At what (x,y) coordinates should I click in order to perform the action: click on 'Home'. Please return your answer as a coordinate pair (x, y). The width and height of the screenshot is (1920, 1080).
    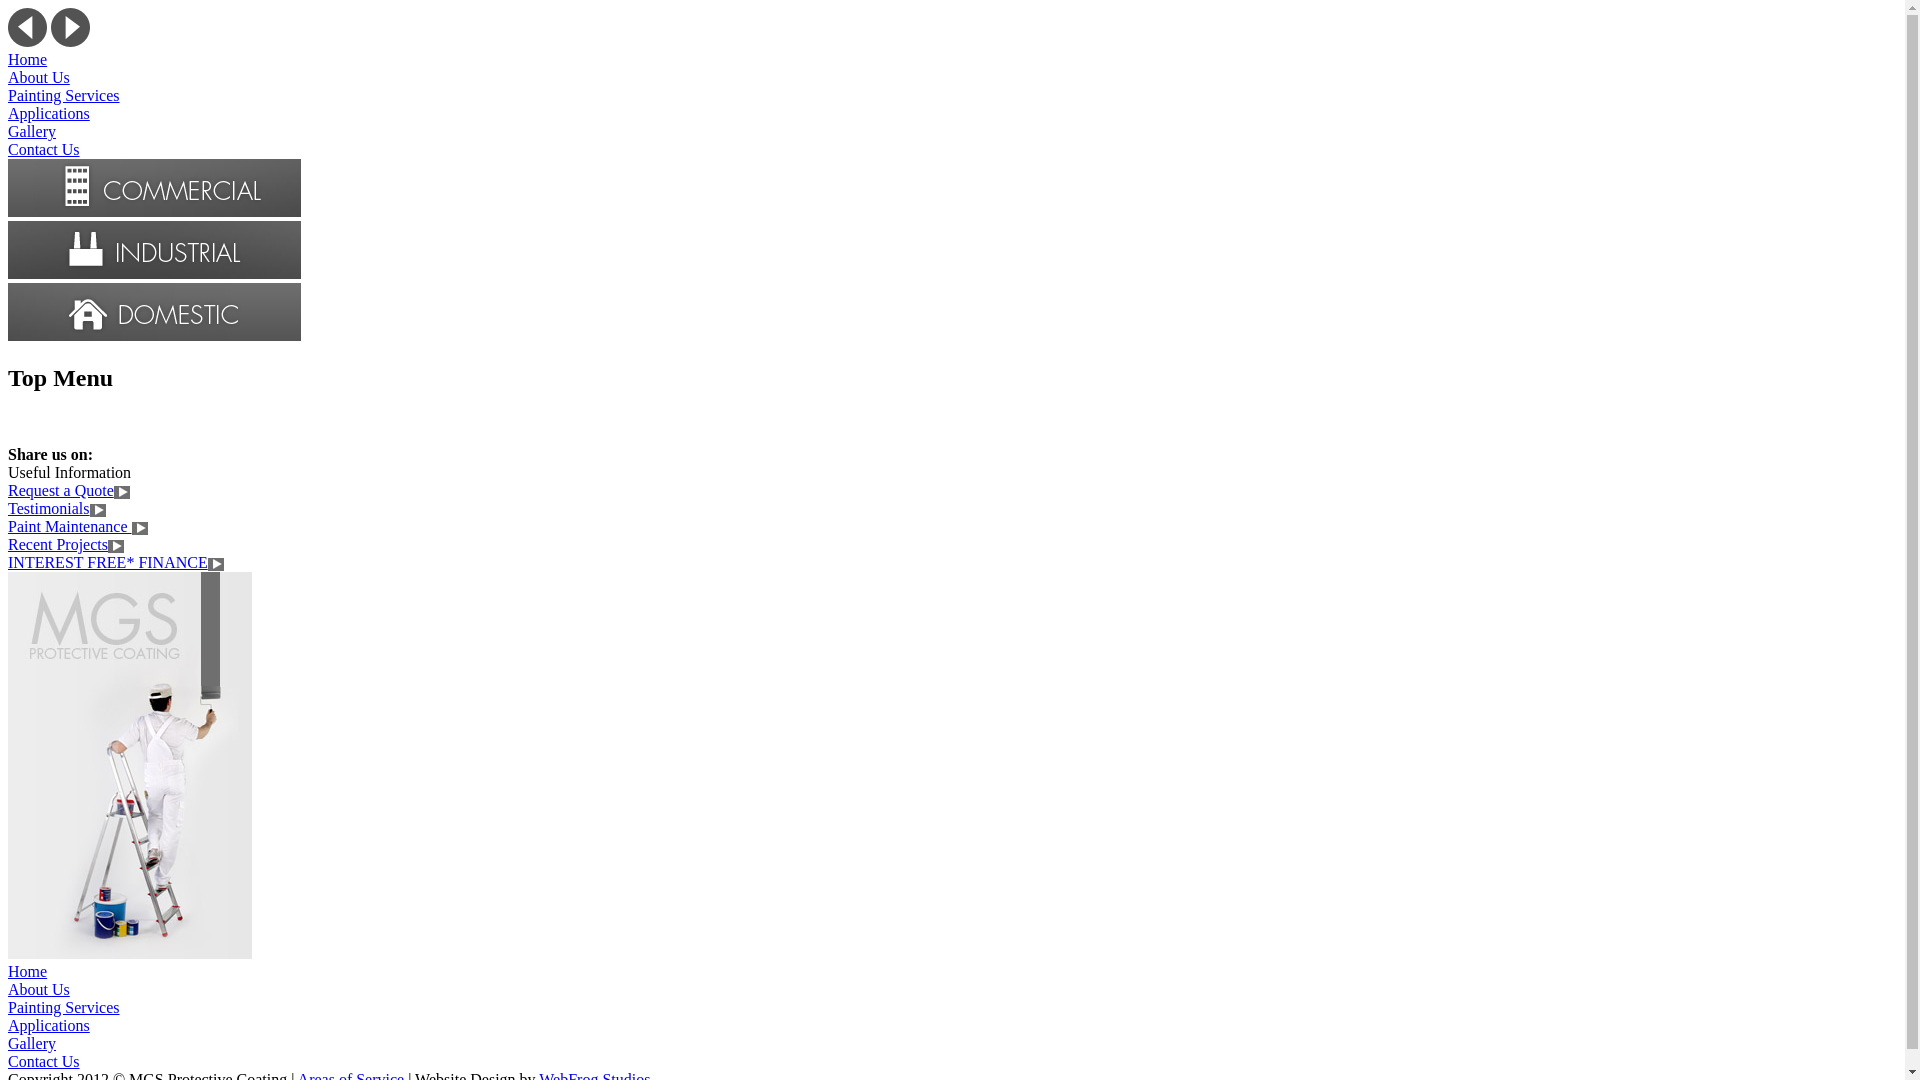
    Looking at the image, I should click on (8, 970).